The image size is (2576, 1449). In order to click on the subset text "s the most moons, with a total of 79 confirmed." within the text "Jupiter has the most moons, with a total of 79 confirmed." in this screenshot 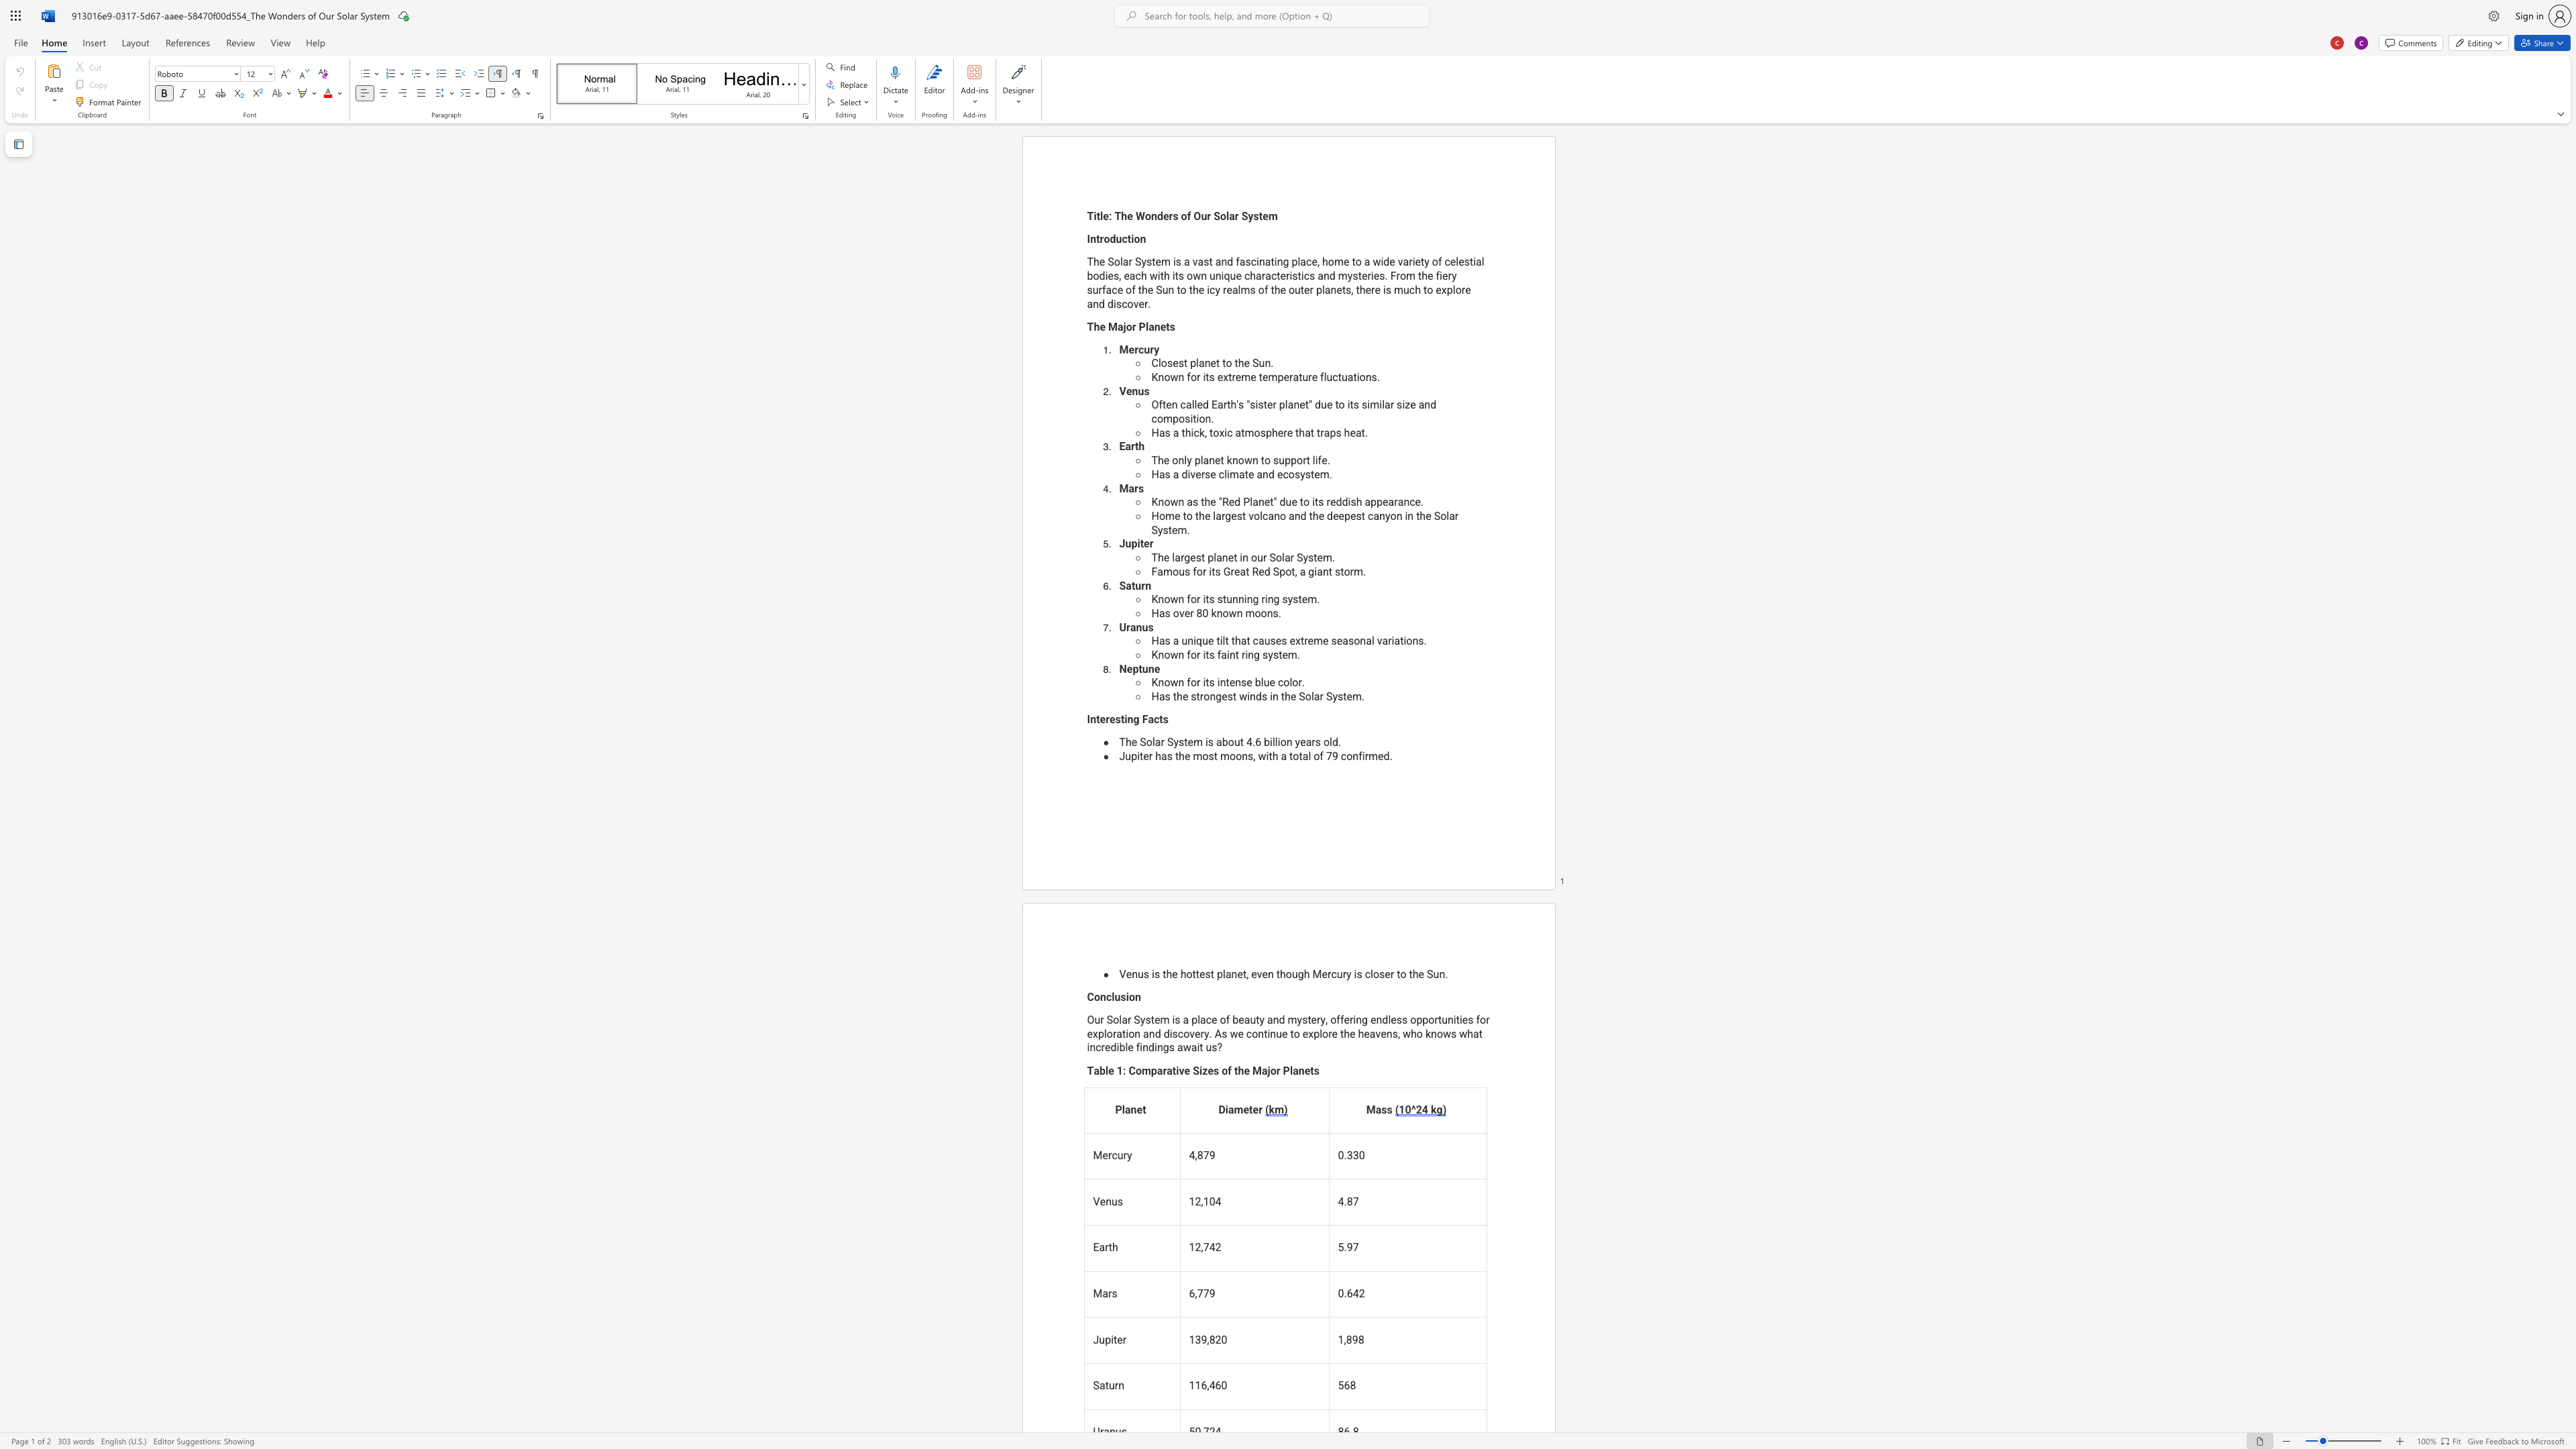, I will do `click(1165, 756)`.